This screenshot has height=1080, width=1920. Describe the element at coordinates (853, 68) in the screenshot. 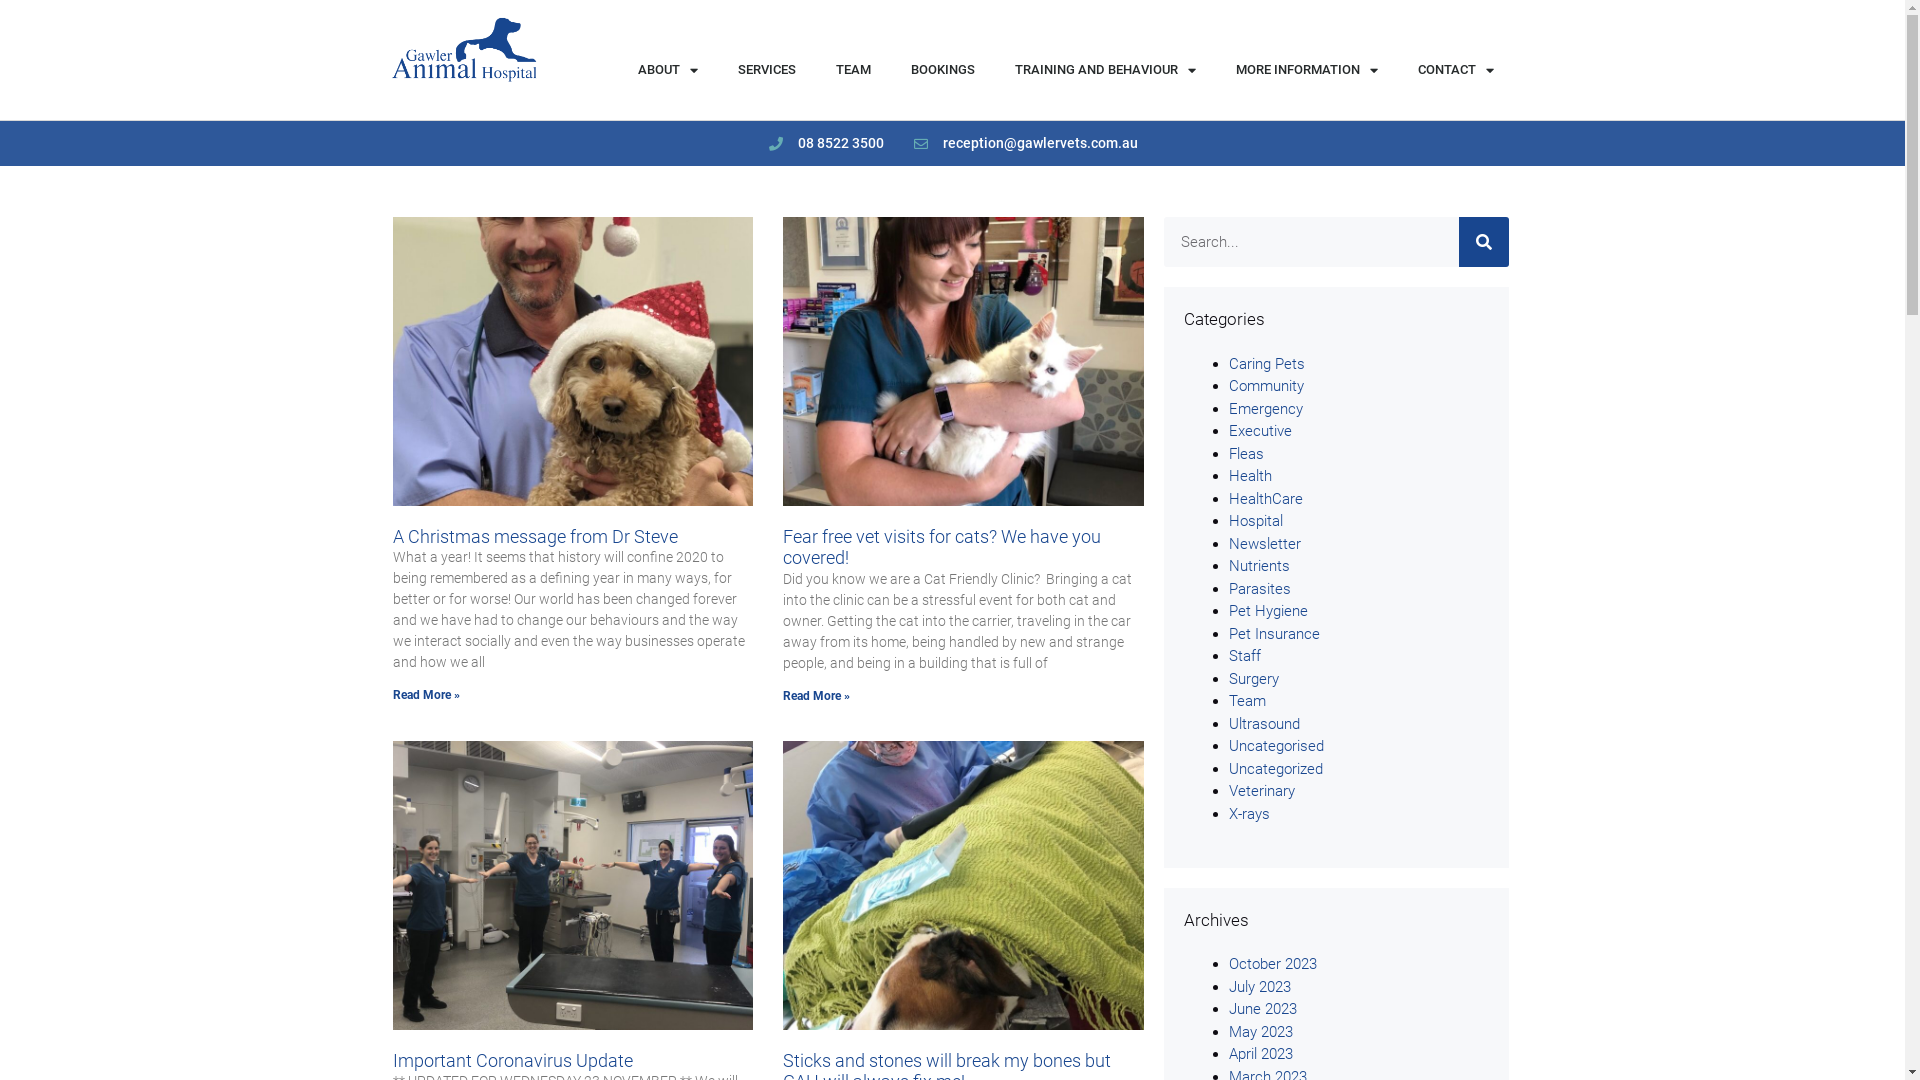

I see `'TEAM'` at that location.